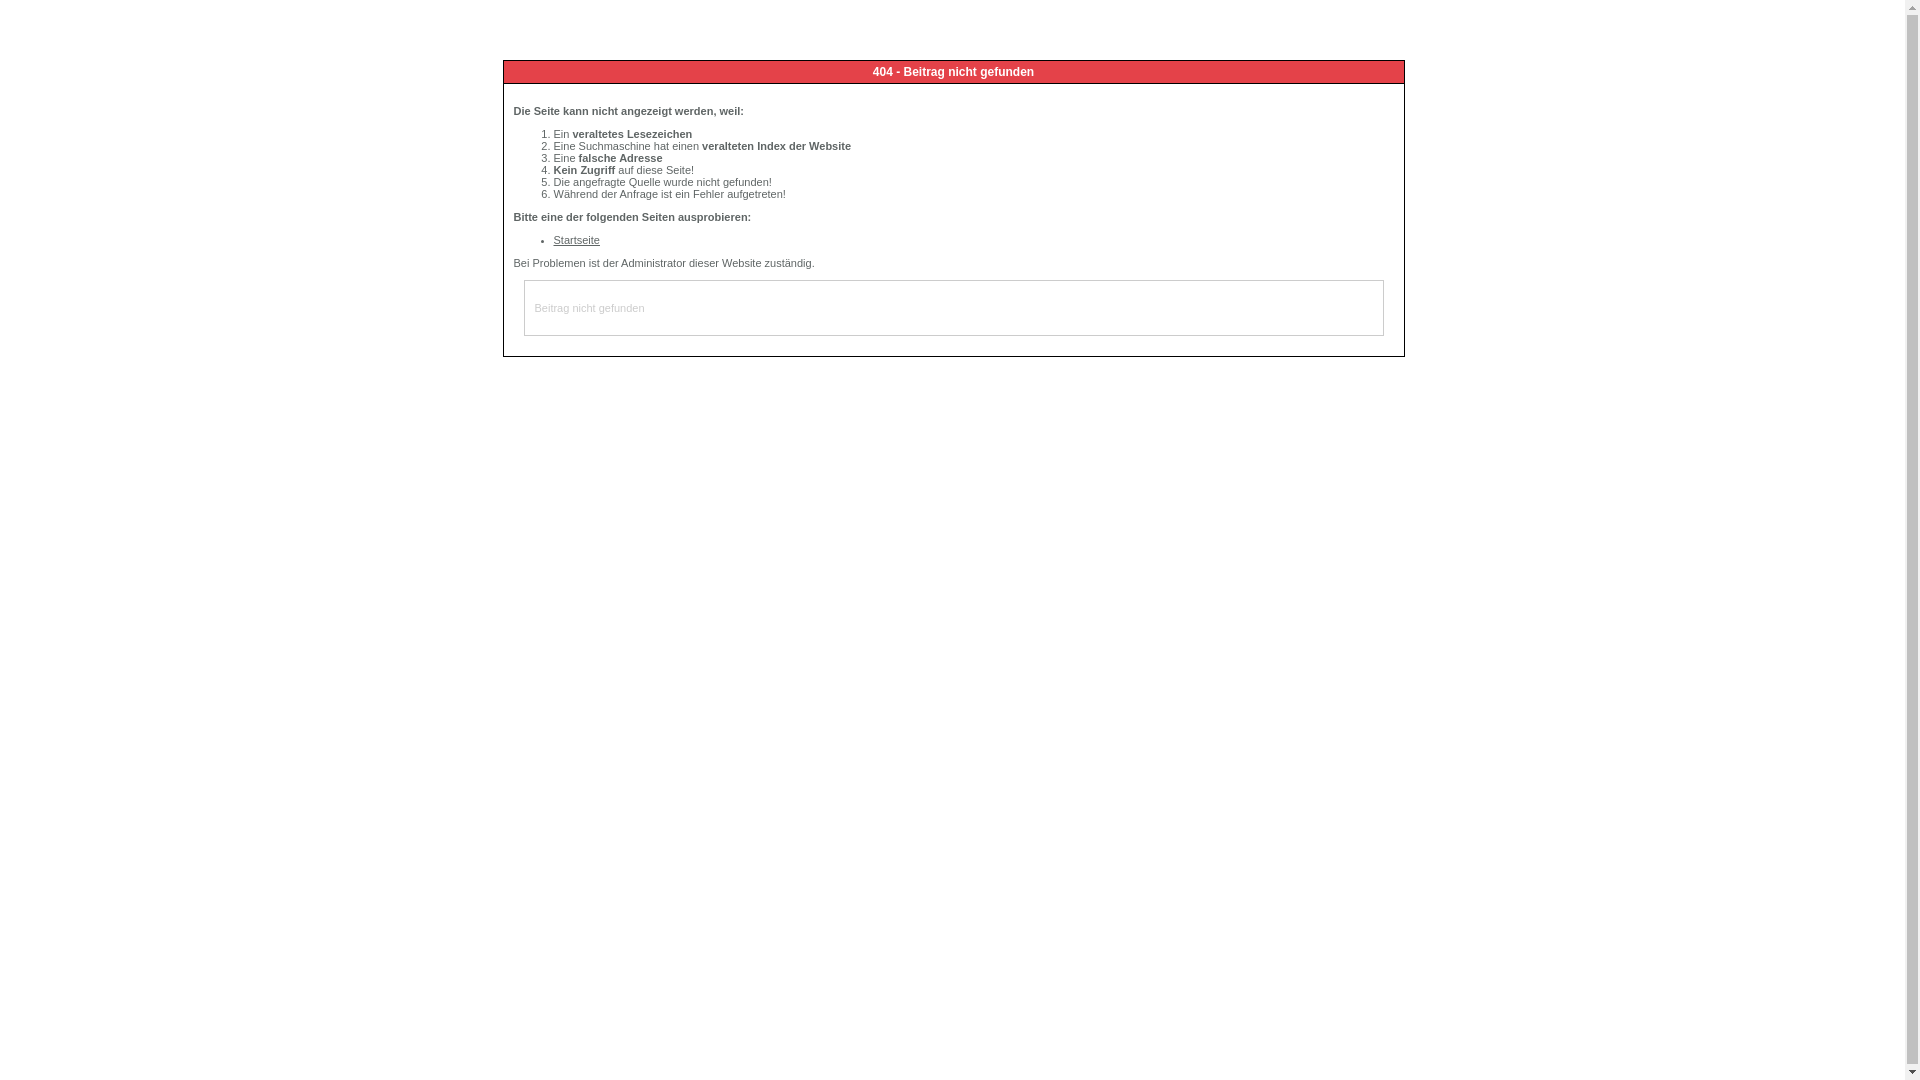 The image size is (1920, 1080). What do you see at coordinates (553, 238) in the screenshot?
I see `'Startseite'` at bounding box center [553, 238].